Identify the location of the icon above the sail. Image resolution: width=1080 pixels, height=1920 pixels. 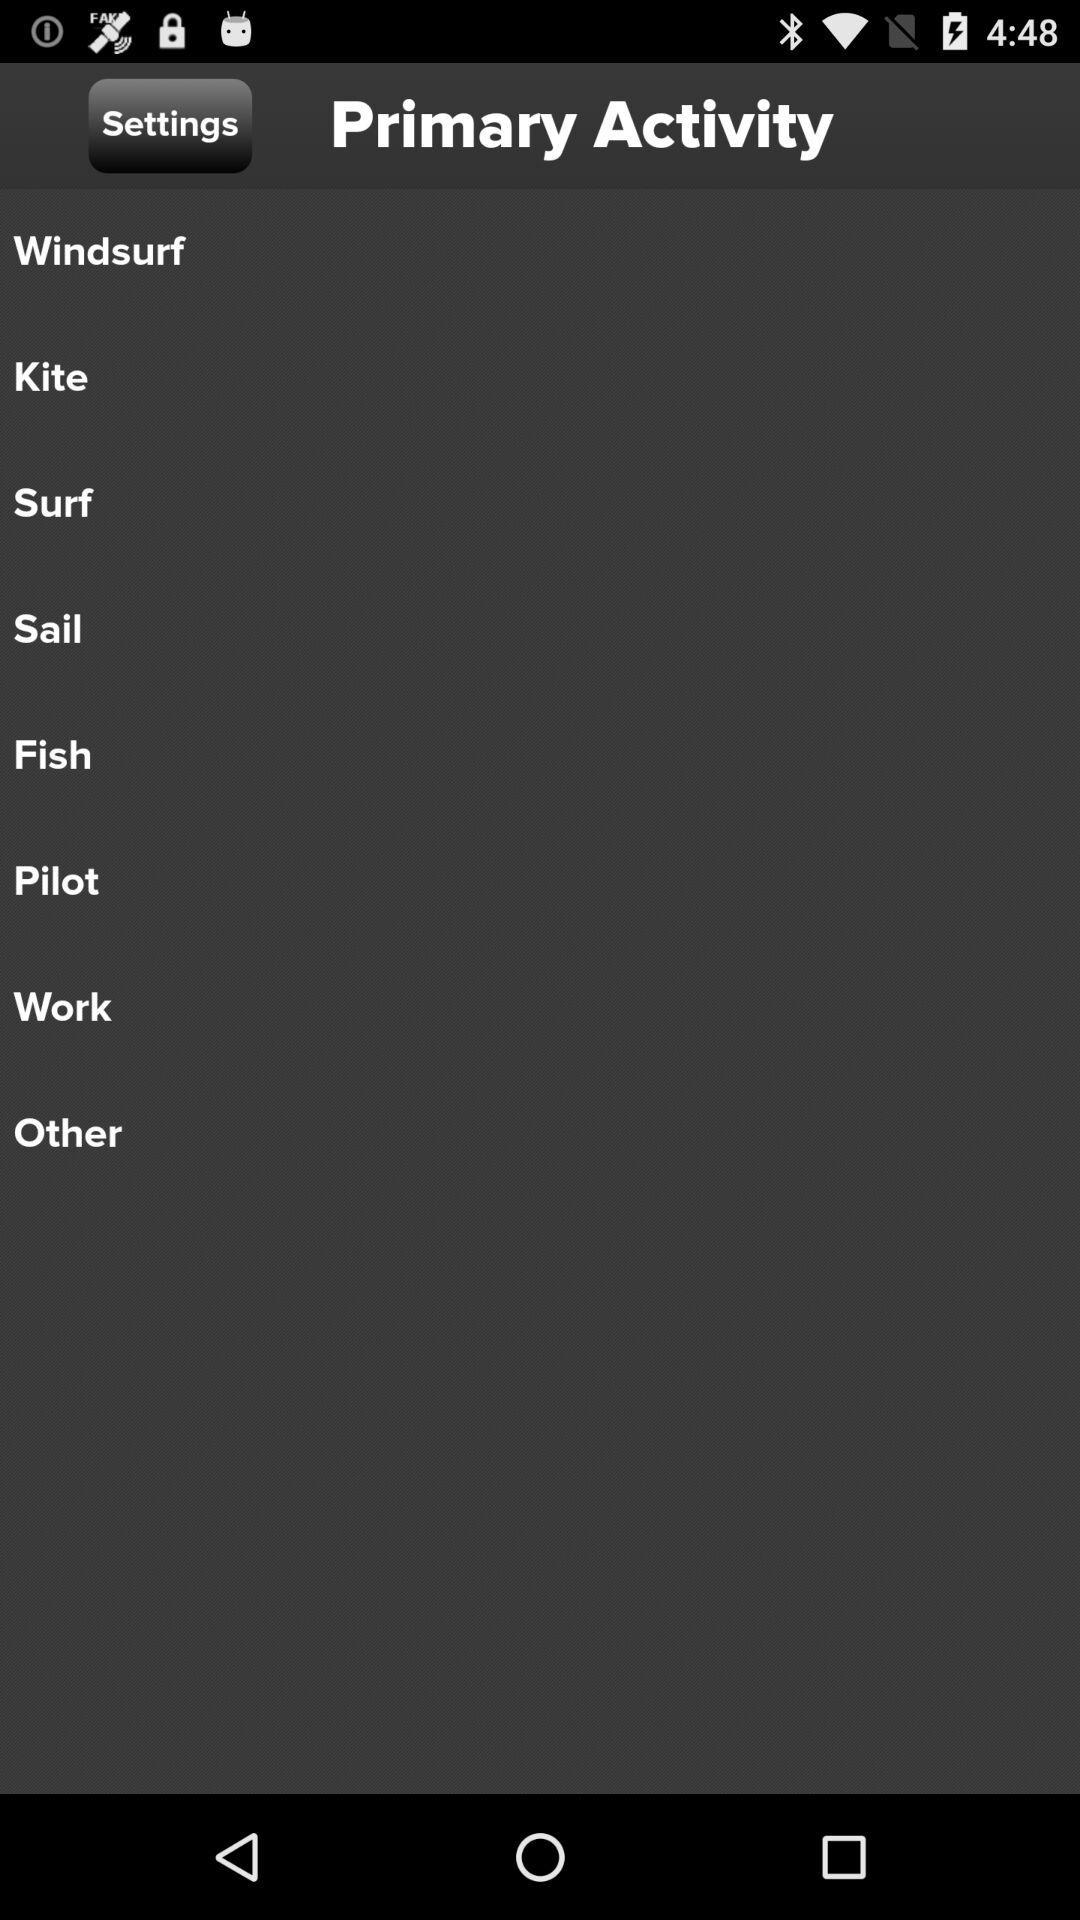
(525, 504).